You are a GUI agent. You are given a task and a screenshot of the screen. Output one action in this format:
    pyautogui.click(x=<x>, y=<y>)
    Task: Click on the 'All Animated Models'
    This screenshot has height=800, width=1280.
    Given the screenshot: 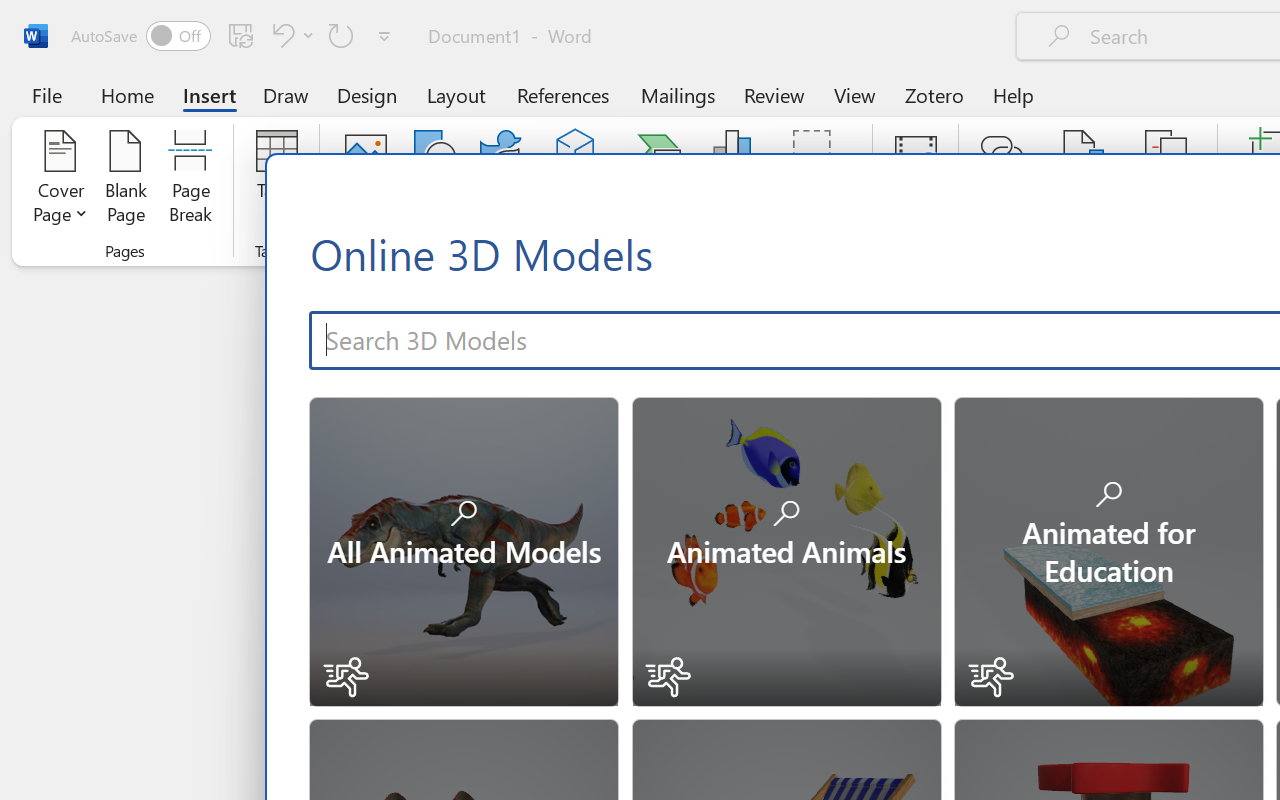 What is the action you would take?
    pyautogui.click(x=462, y=549)
    